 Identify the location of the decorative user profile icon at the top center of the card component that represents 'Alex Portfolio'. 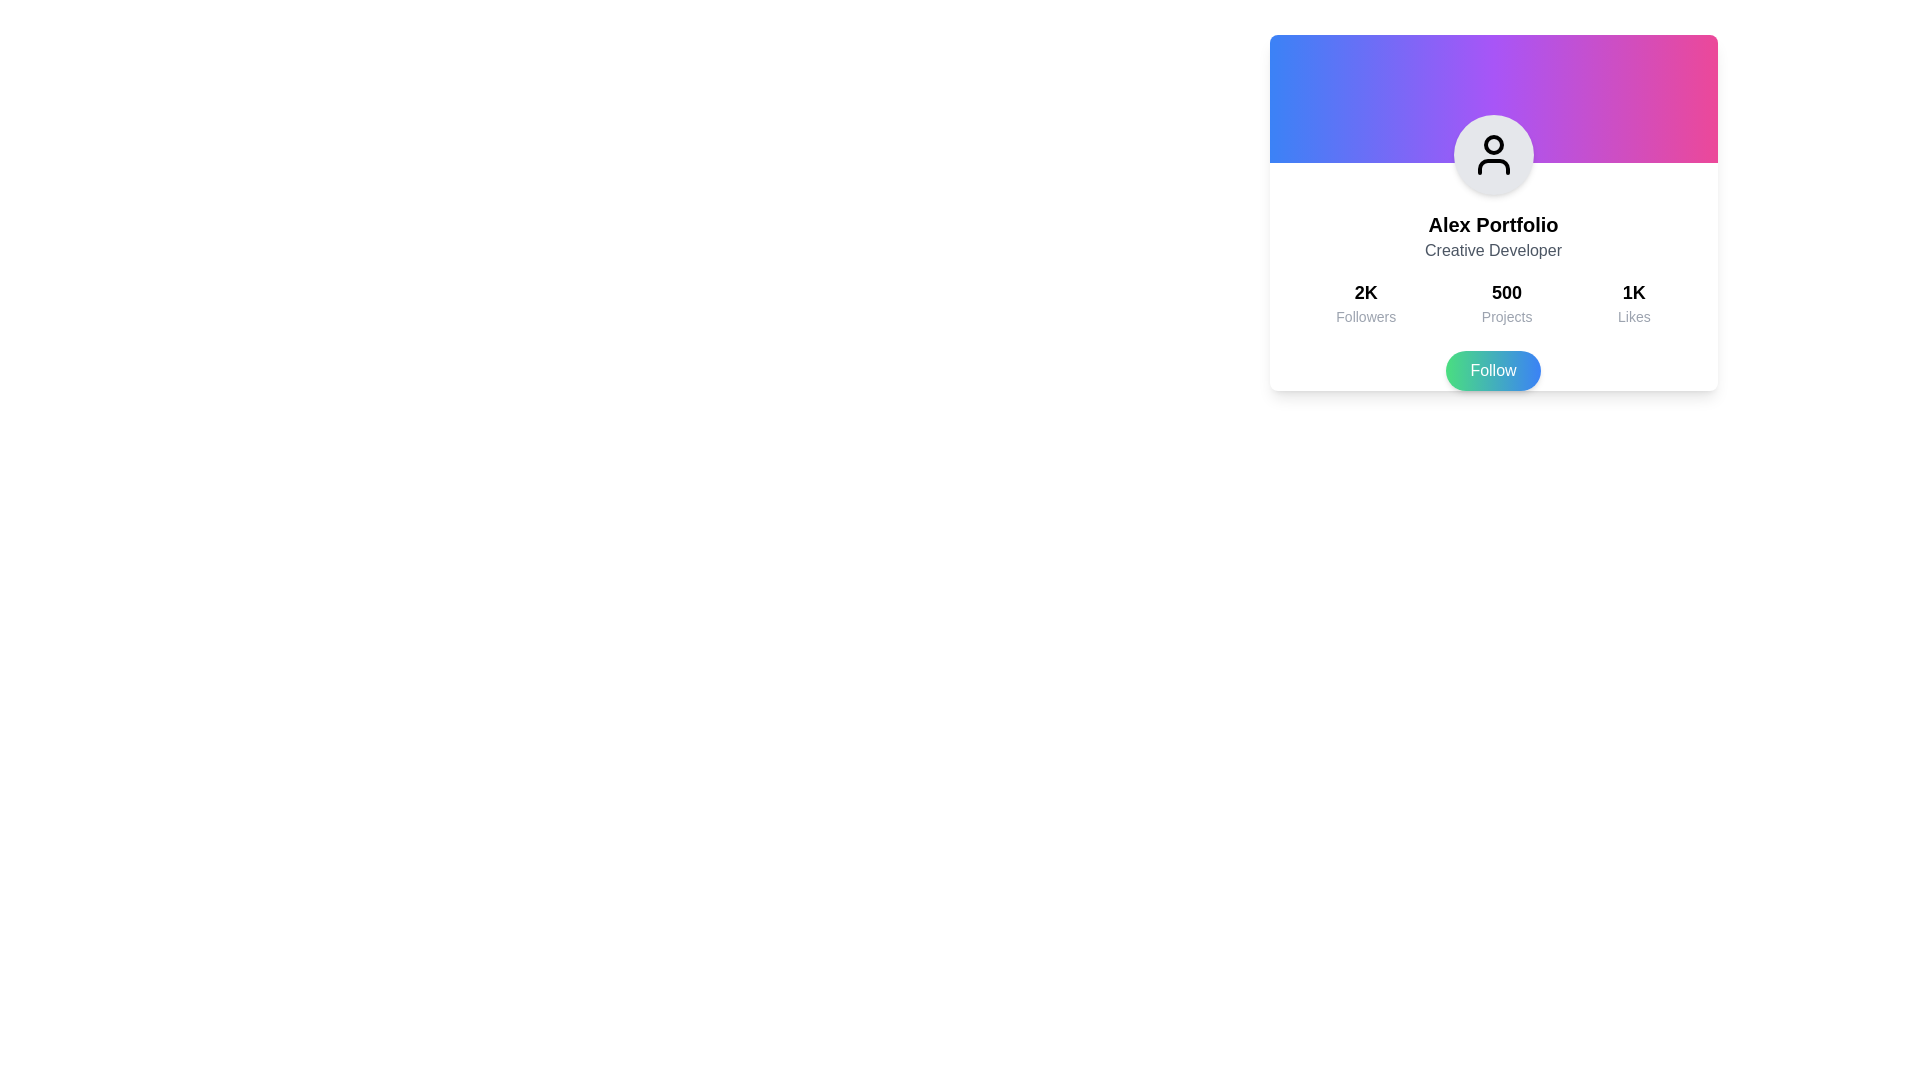
(1493, 153).